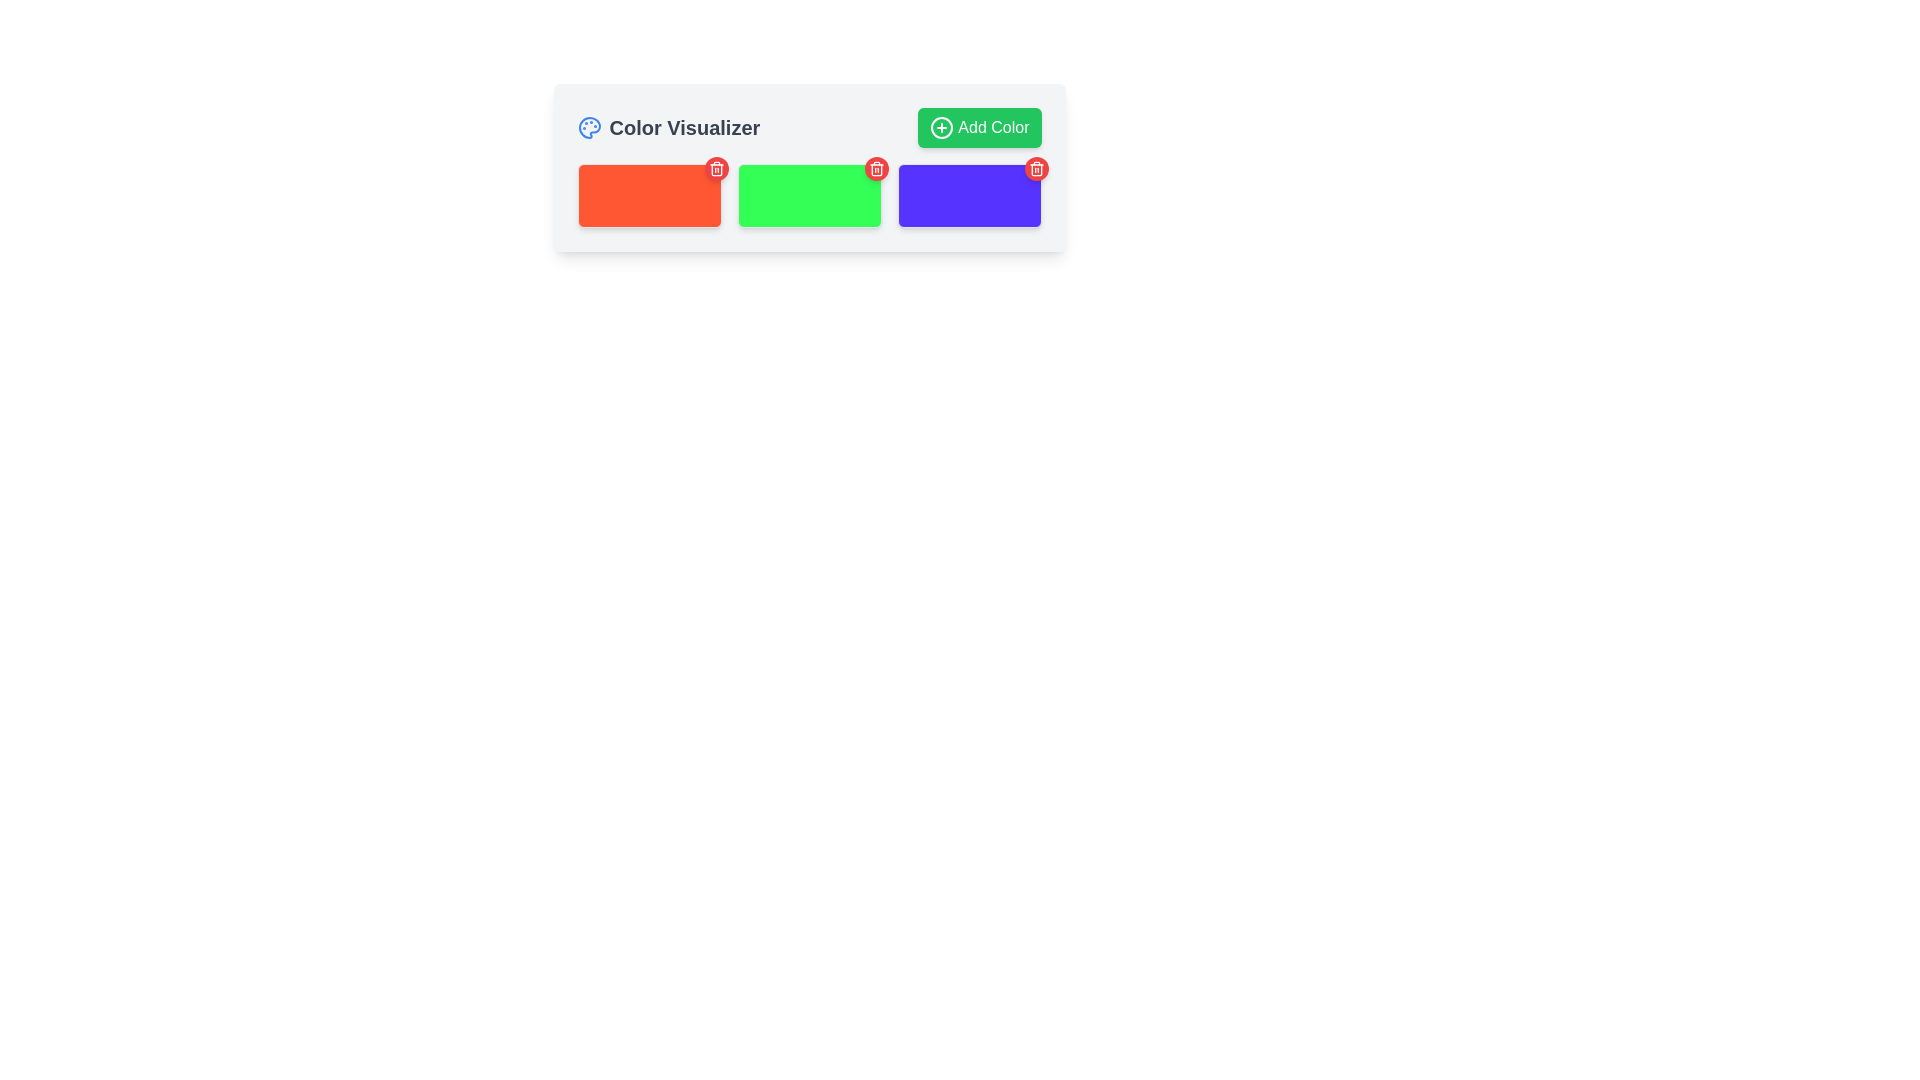 This screenshot has height=1080, width=1920. What do you see at coordinates (1036, 168) in the screenshot?
I see `the trash can icon with a red circular background and white symbol in the top-right corner of the blue rectangle` at bounding box center [1036, 168].